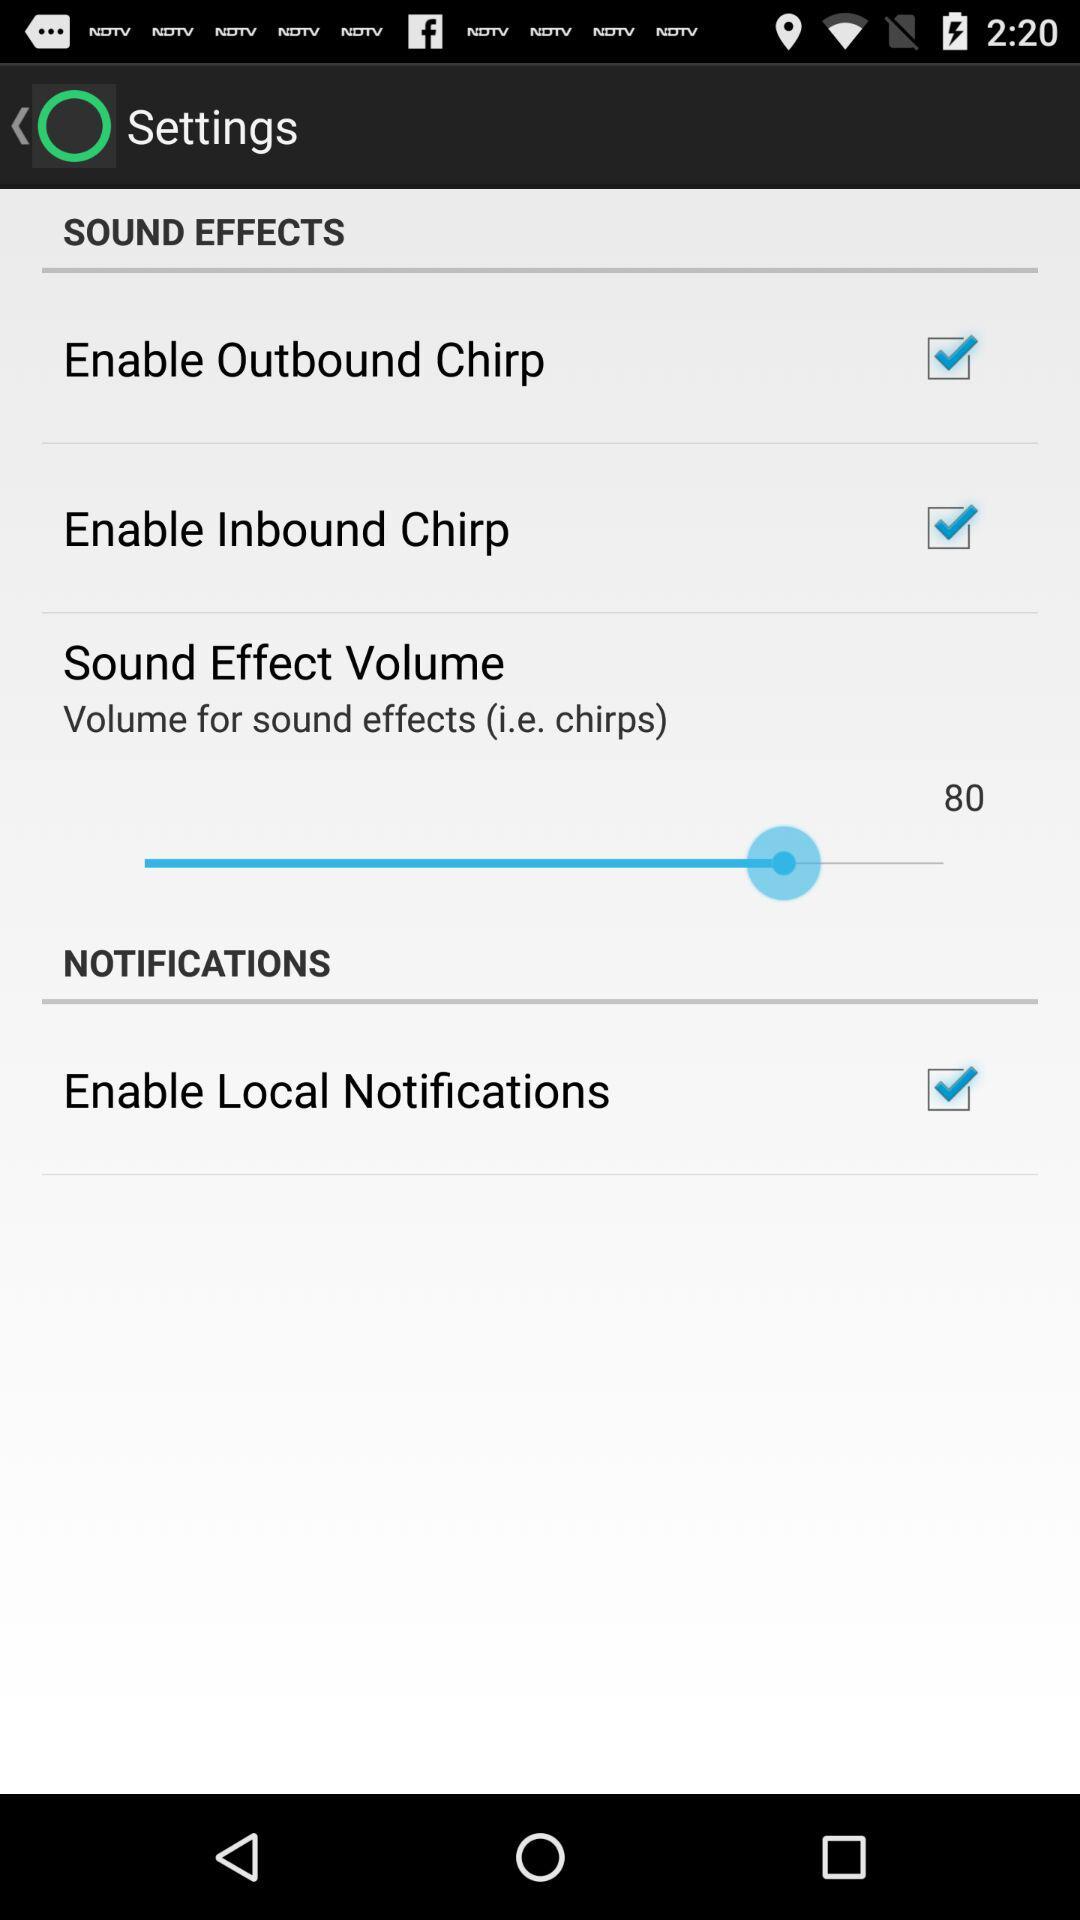 Image resolution: width=1080 pixels, height=1920 pixels. I want to click on item below notifications icon, so click(335, 1088).